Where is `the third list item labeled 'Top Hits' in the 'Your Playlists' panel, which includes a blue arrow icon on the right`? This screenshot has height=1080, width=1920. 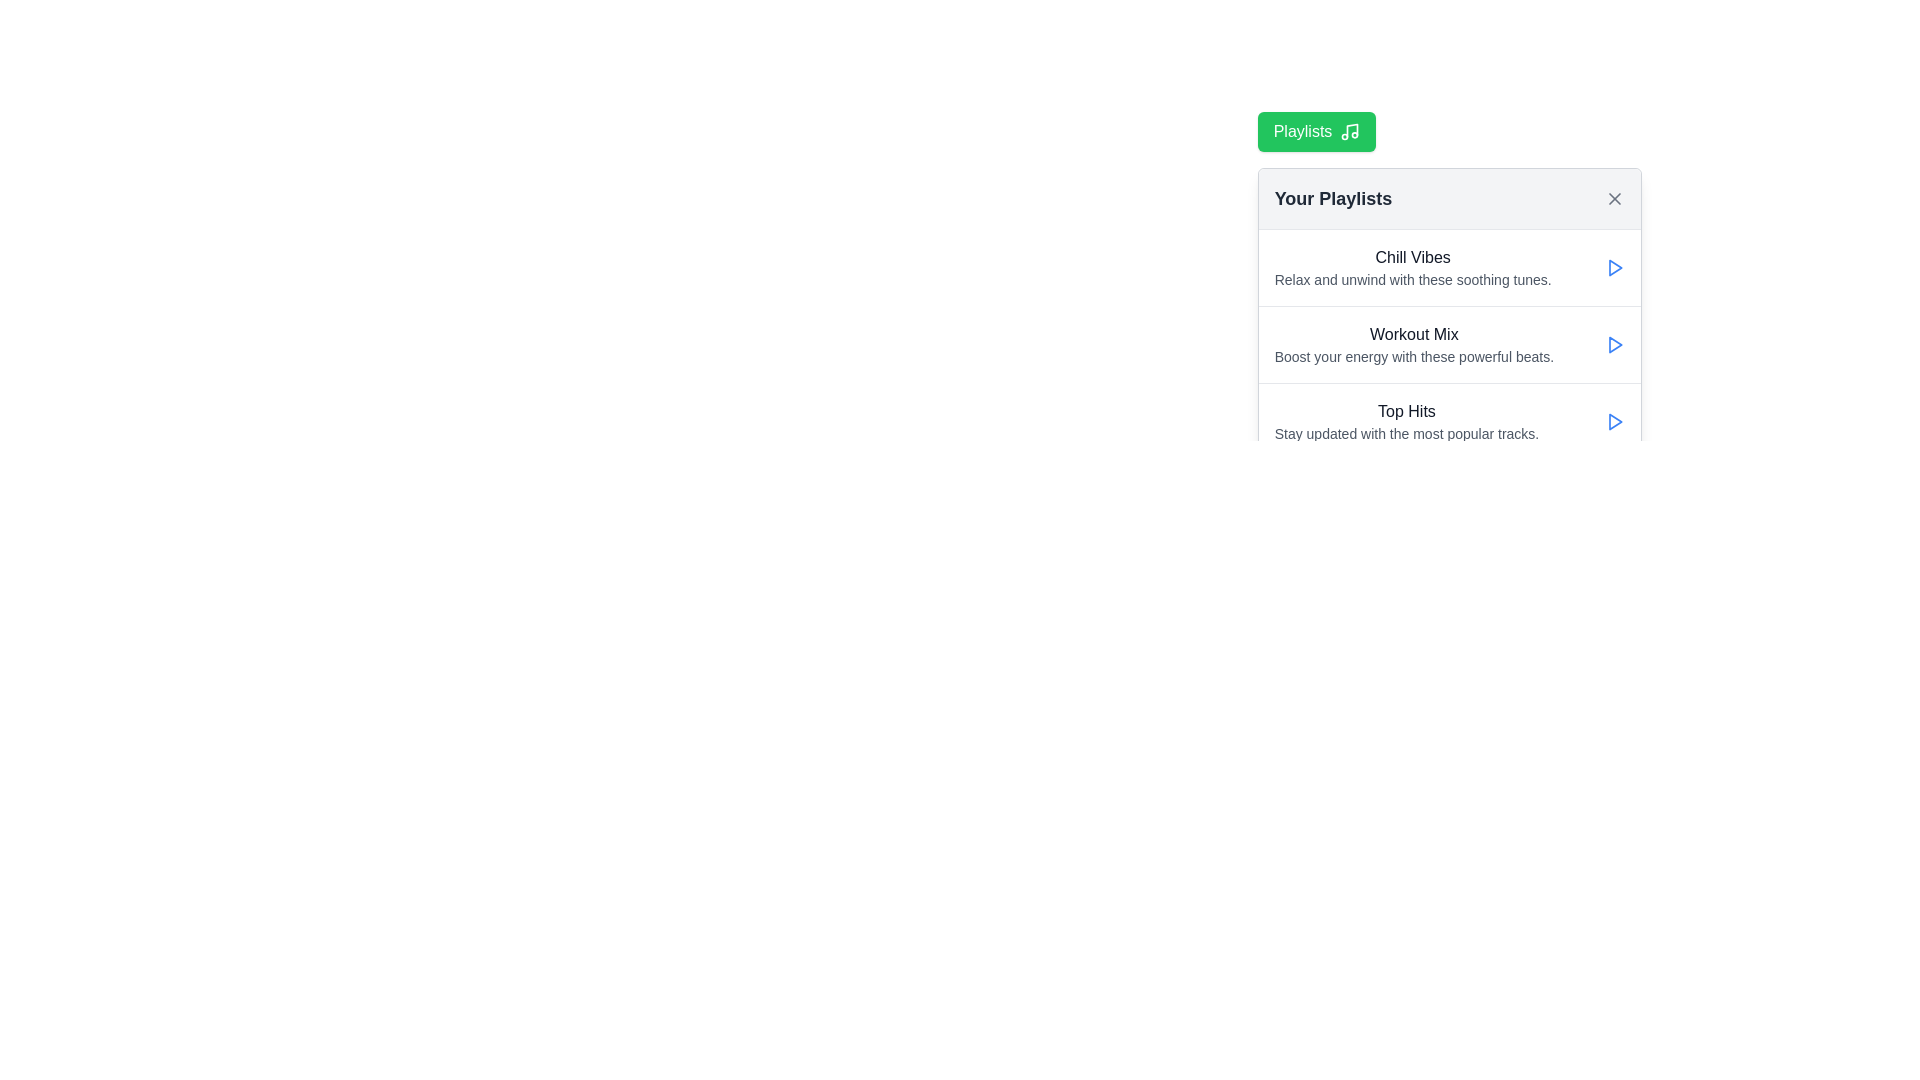
the third list item labeled 'Top Hits' in the 'Your Playlists' panel, which includes a blue arrow icon on the right is located at coordinates (1449, 420).